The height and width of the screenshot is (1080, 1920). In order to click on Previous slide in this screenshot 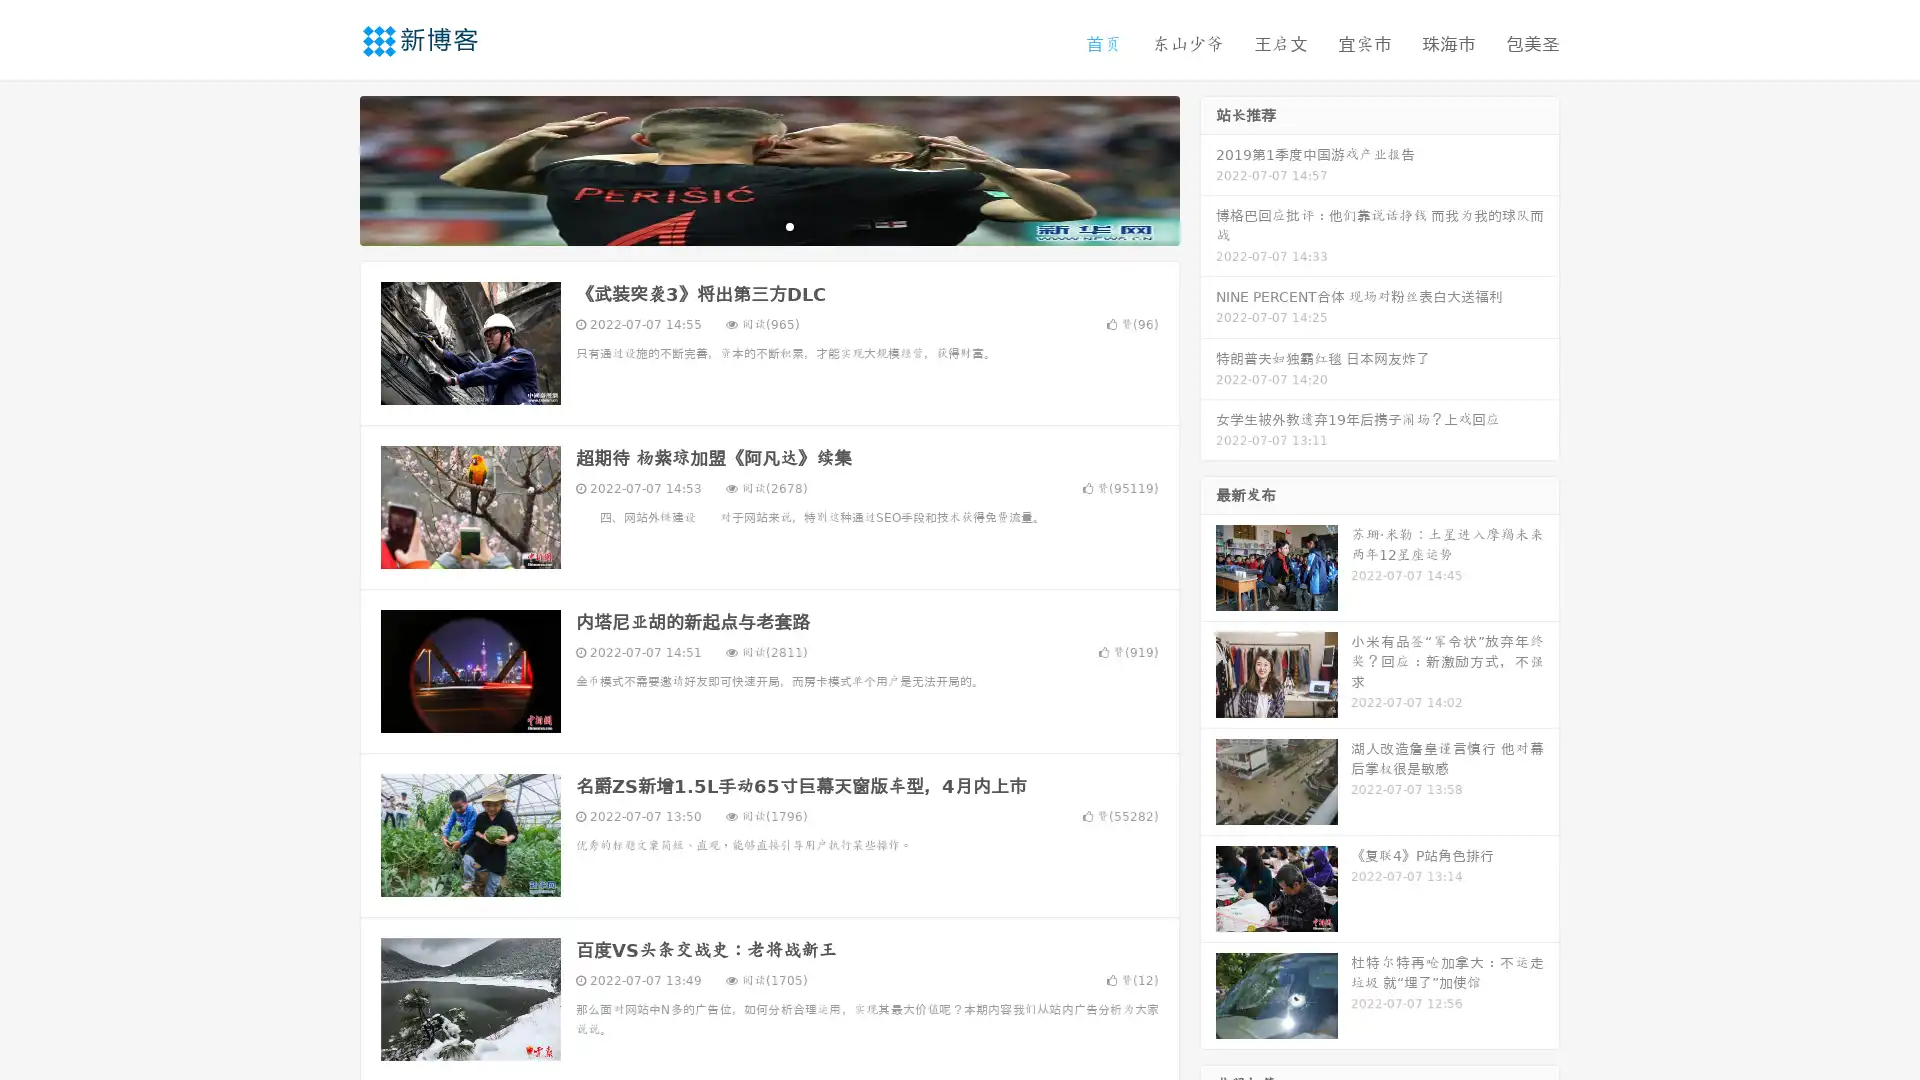, I will do `click(330, 168)`.